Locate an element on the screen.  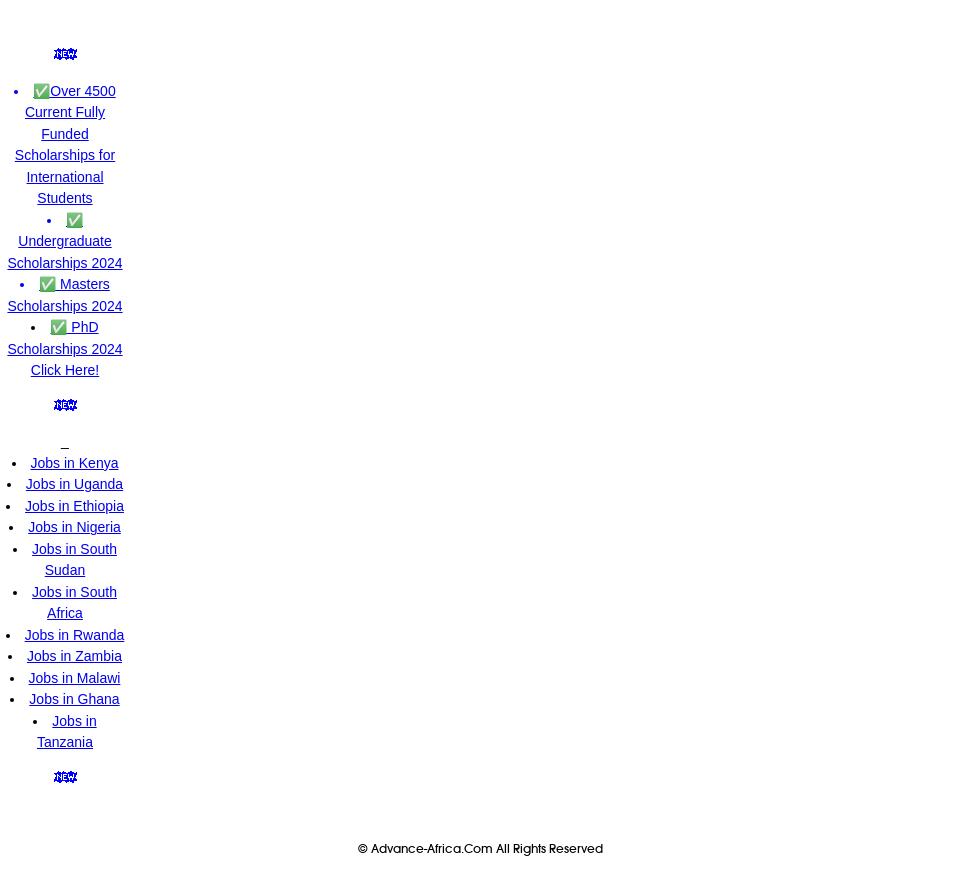
'✅ Undergraduate Scholarships 2024' is located at coordinates (64, 239).